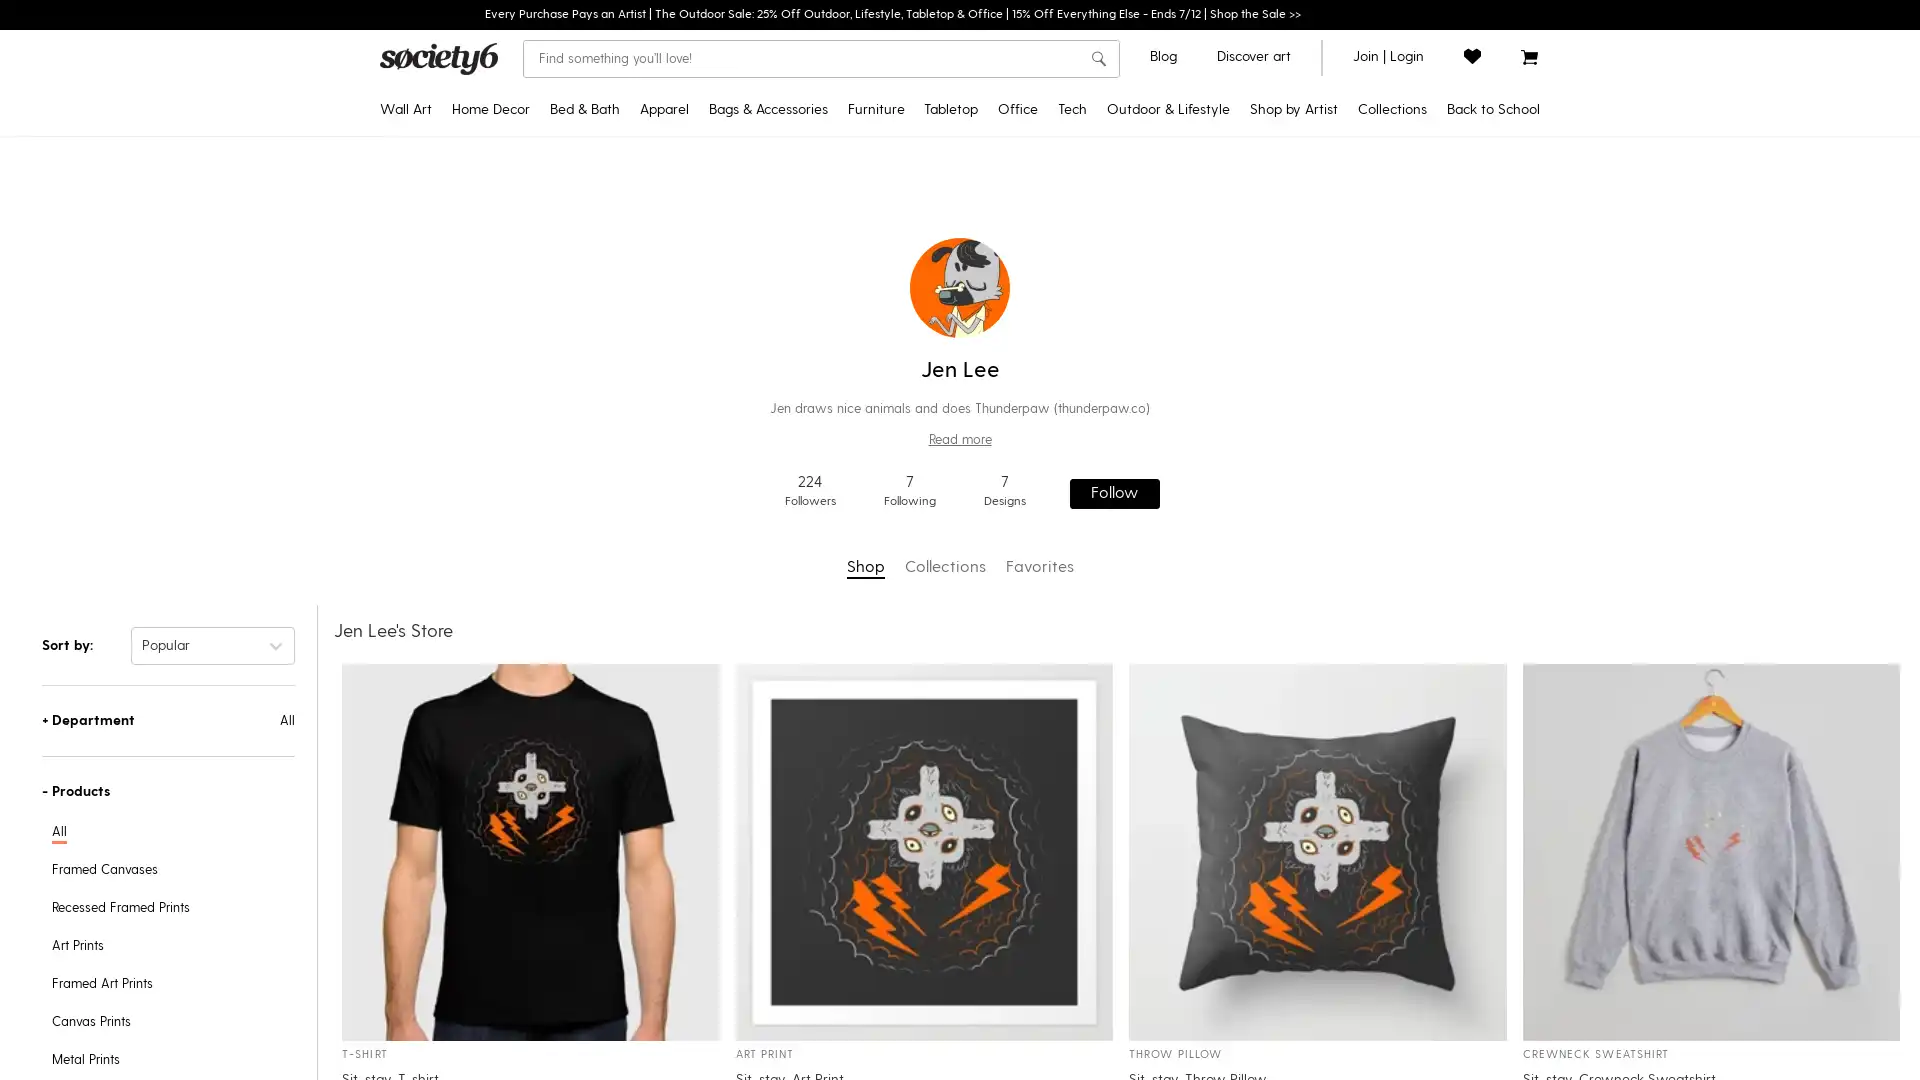  I want to click on Pencil Cases, so click(1067, 353).